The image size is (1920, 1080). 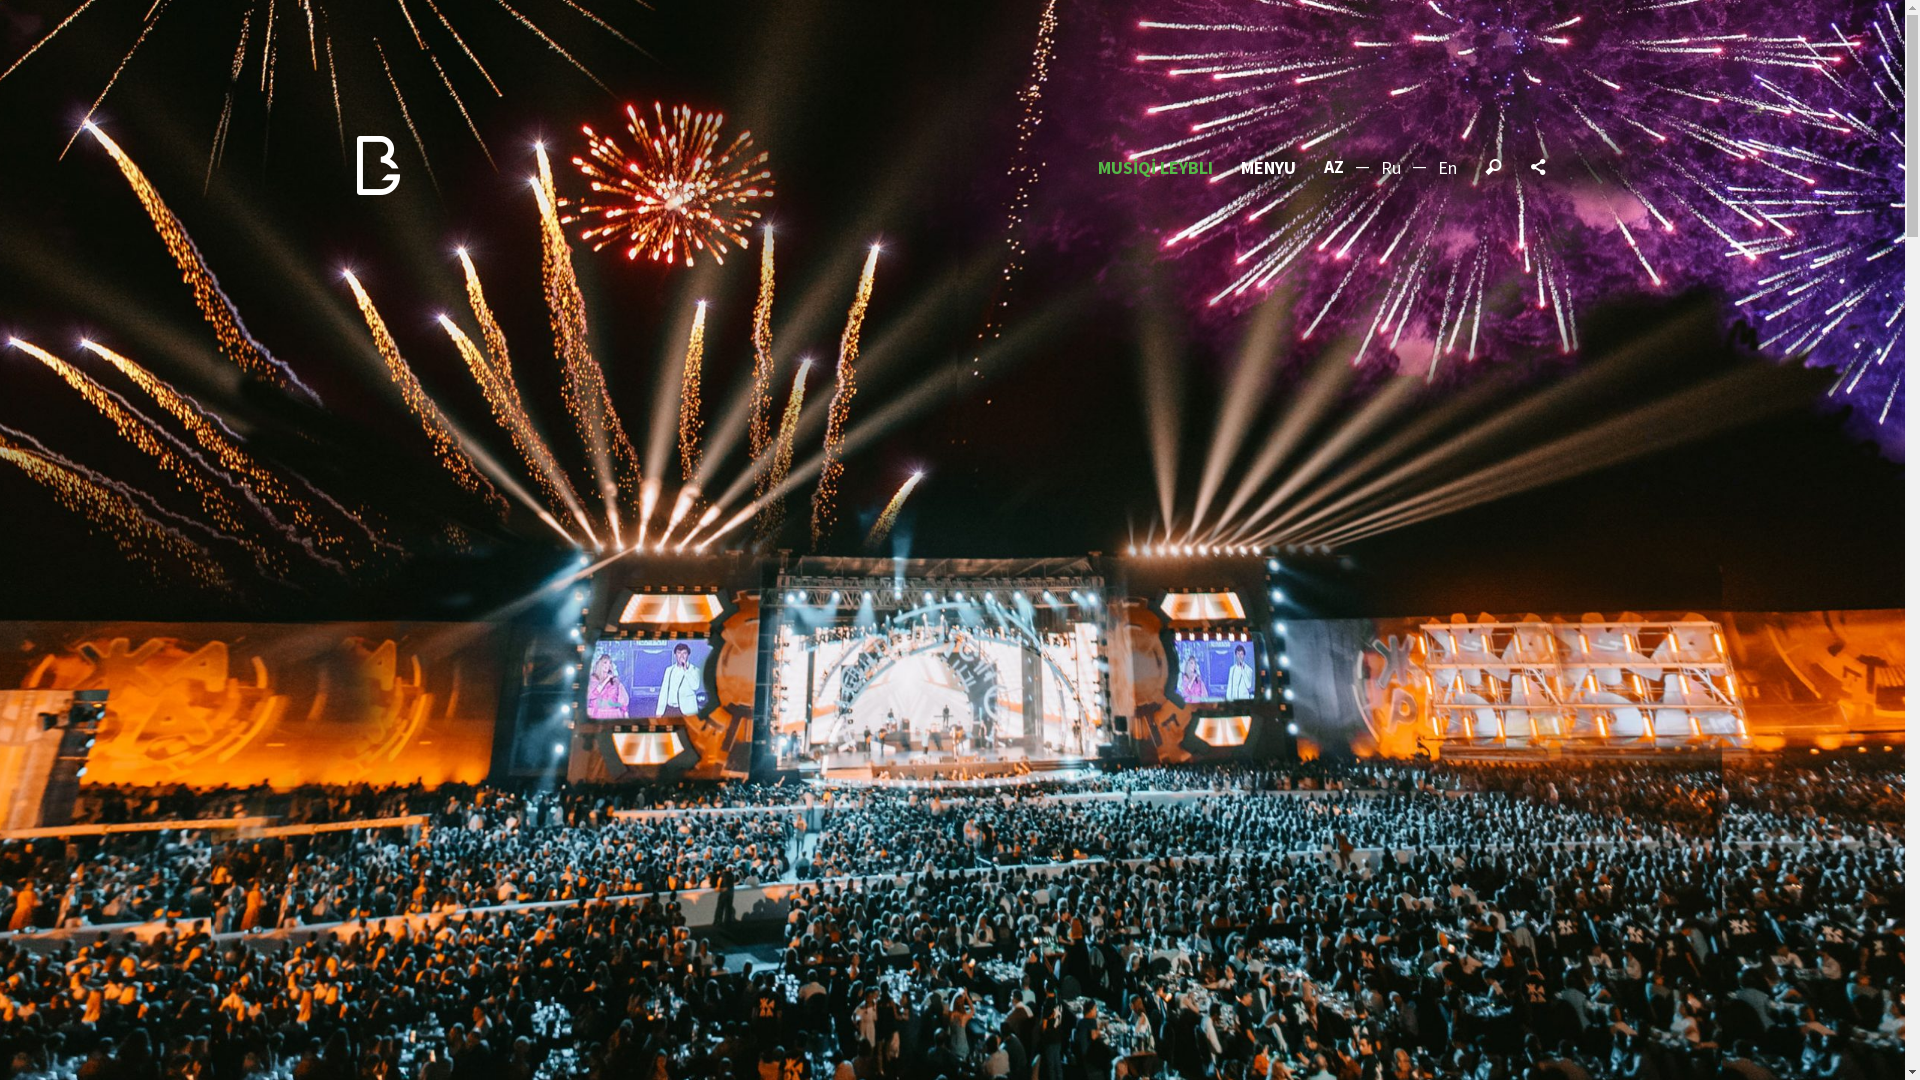 What do you see at coordinates (1390, 166) in the screenshot?
I see `'Ru'` at bounding box center [1390, 166].